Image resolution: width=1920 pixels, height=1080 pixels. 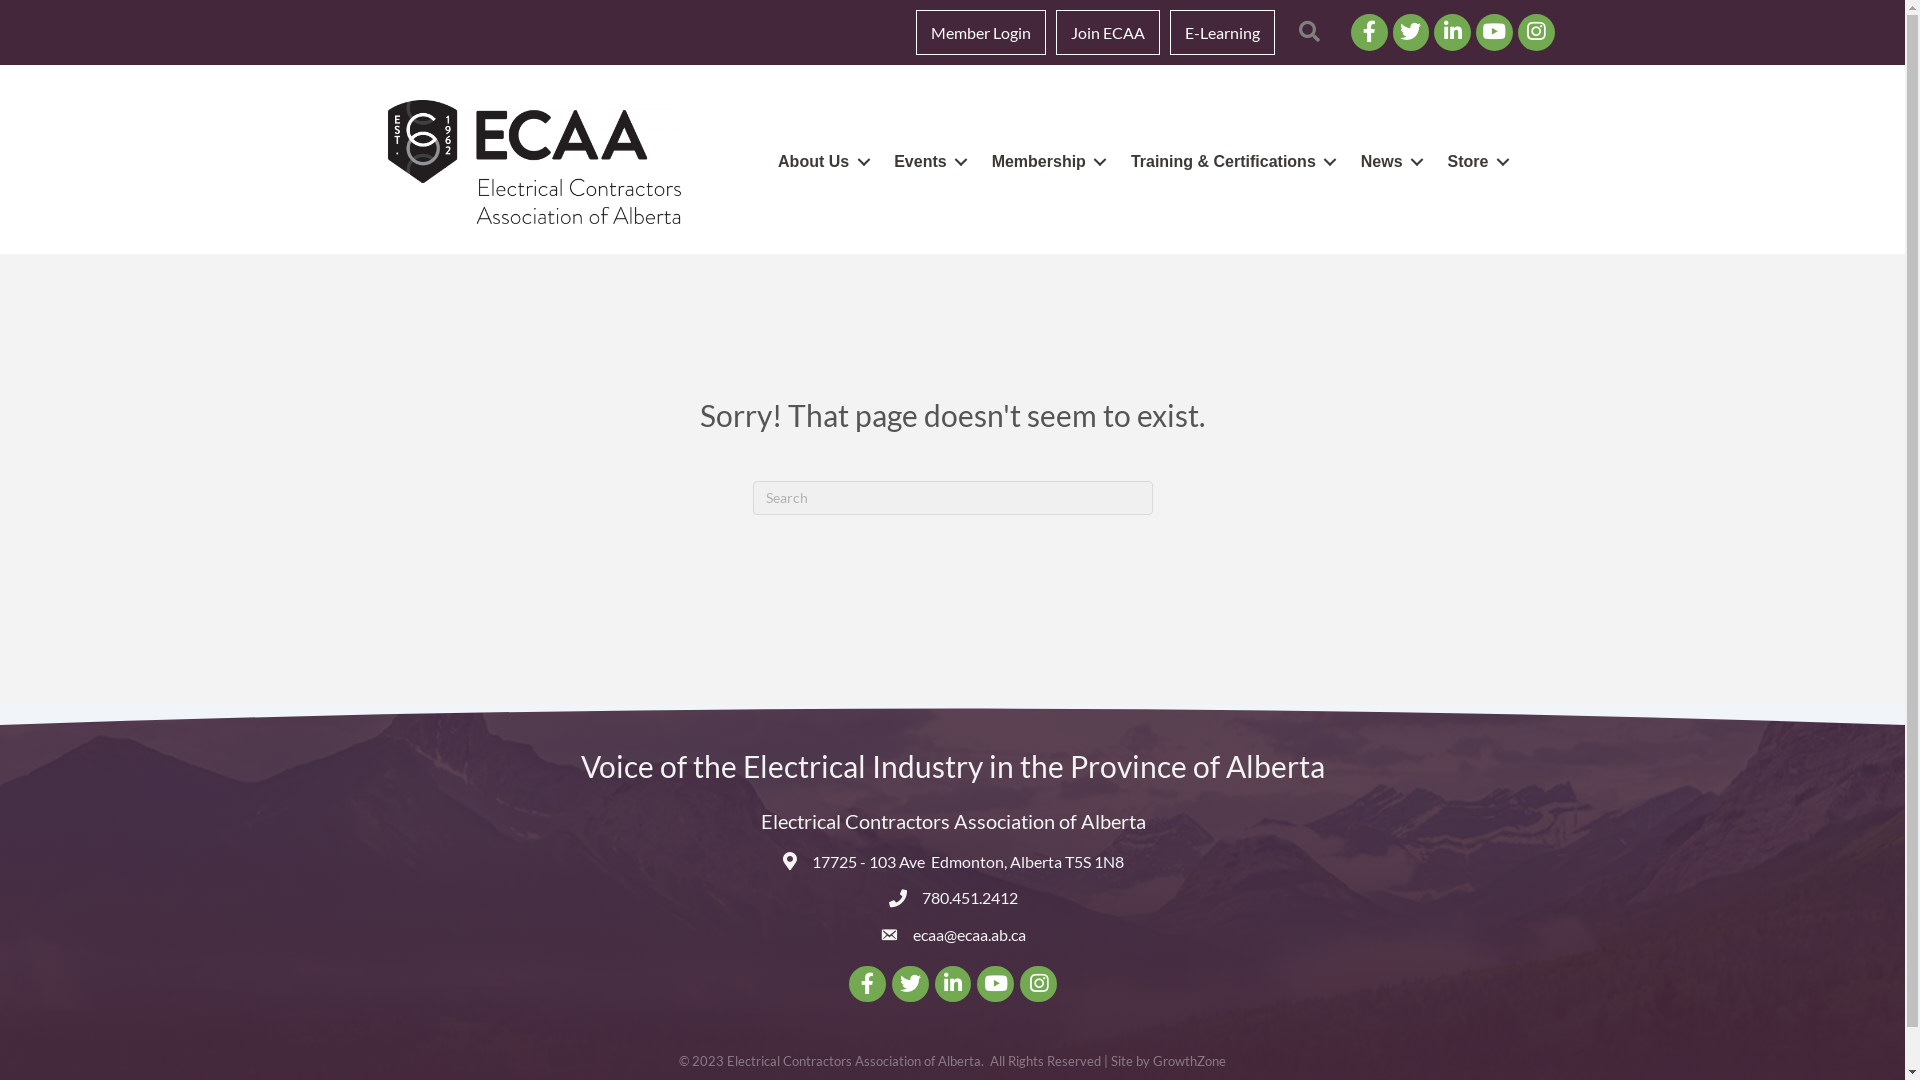 I want to click on 'News', so click(x=1387, y=160).